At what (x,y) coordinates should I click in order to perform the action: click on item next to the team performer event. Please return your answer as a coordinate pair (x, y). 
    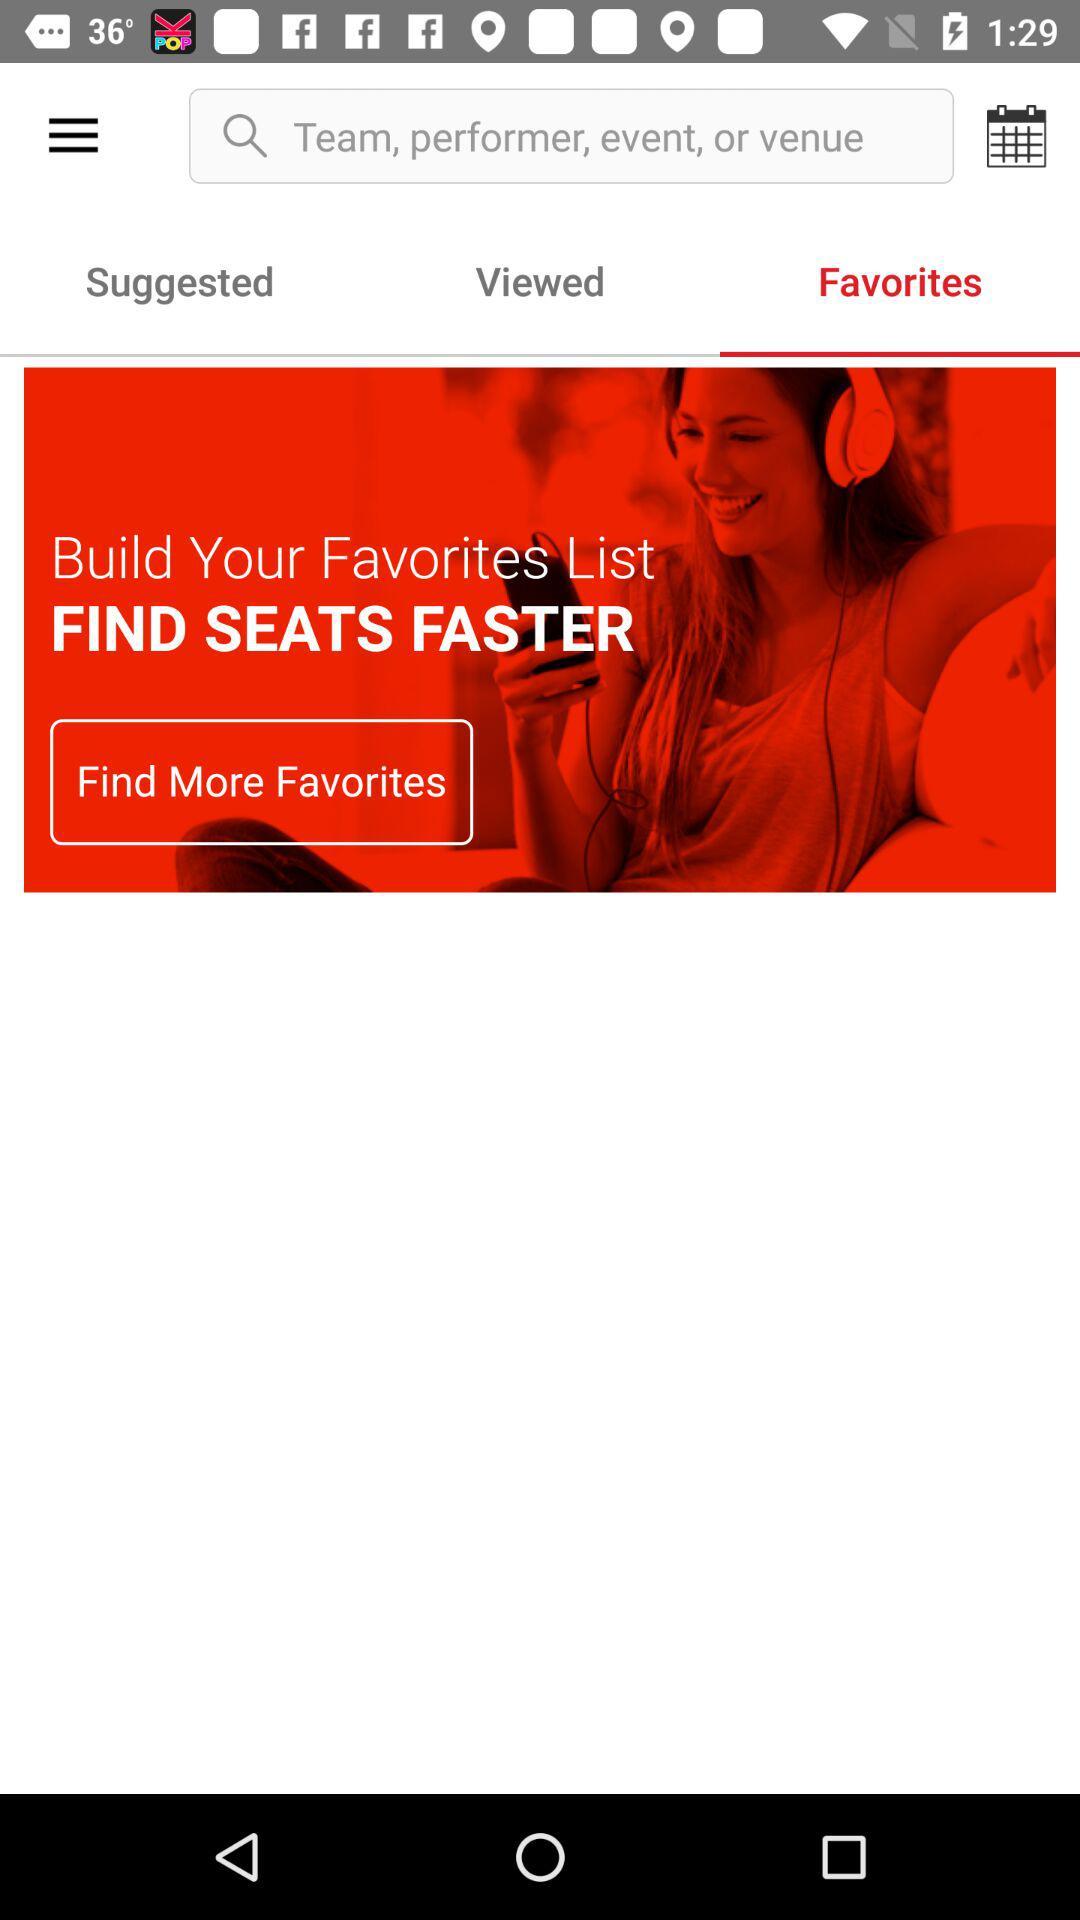
    Looking at the image, I should click on (1017, 135).